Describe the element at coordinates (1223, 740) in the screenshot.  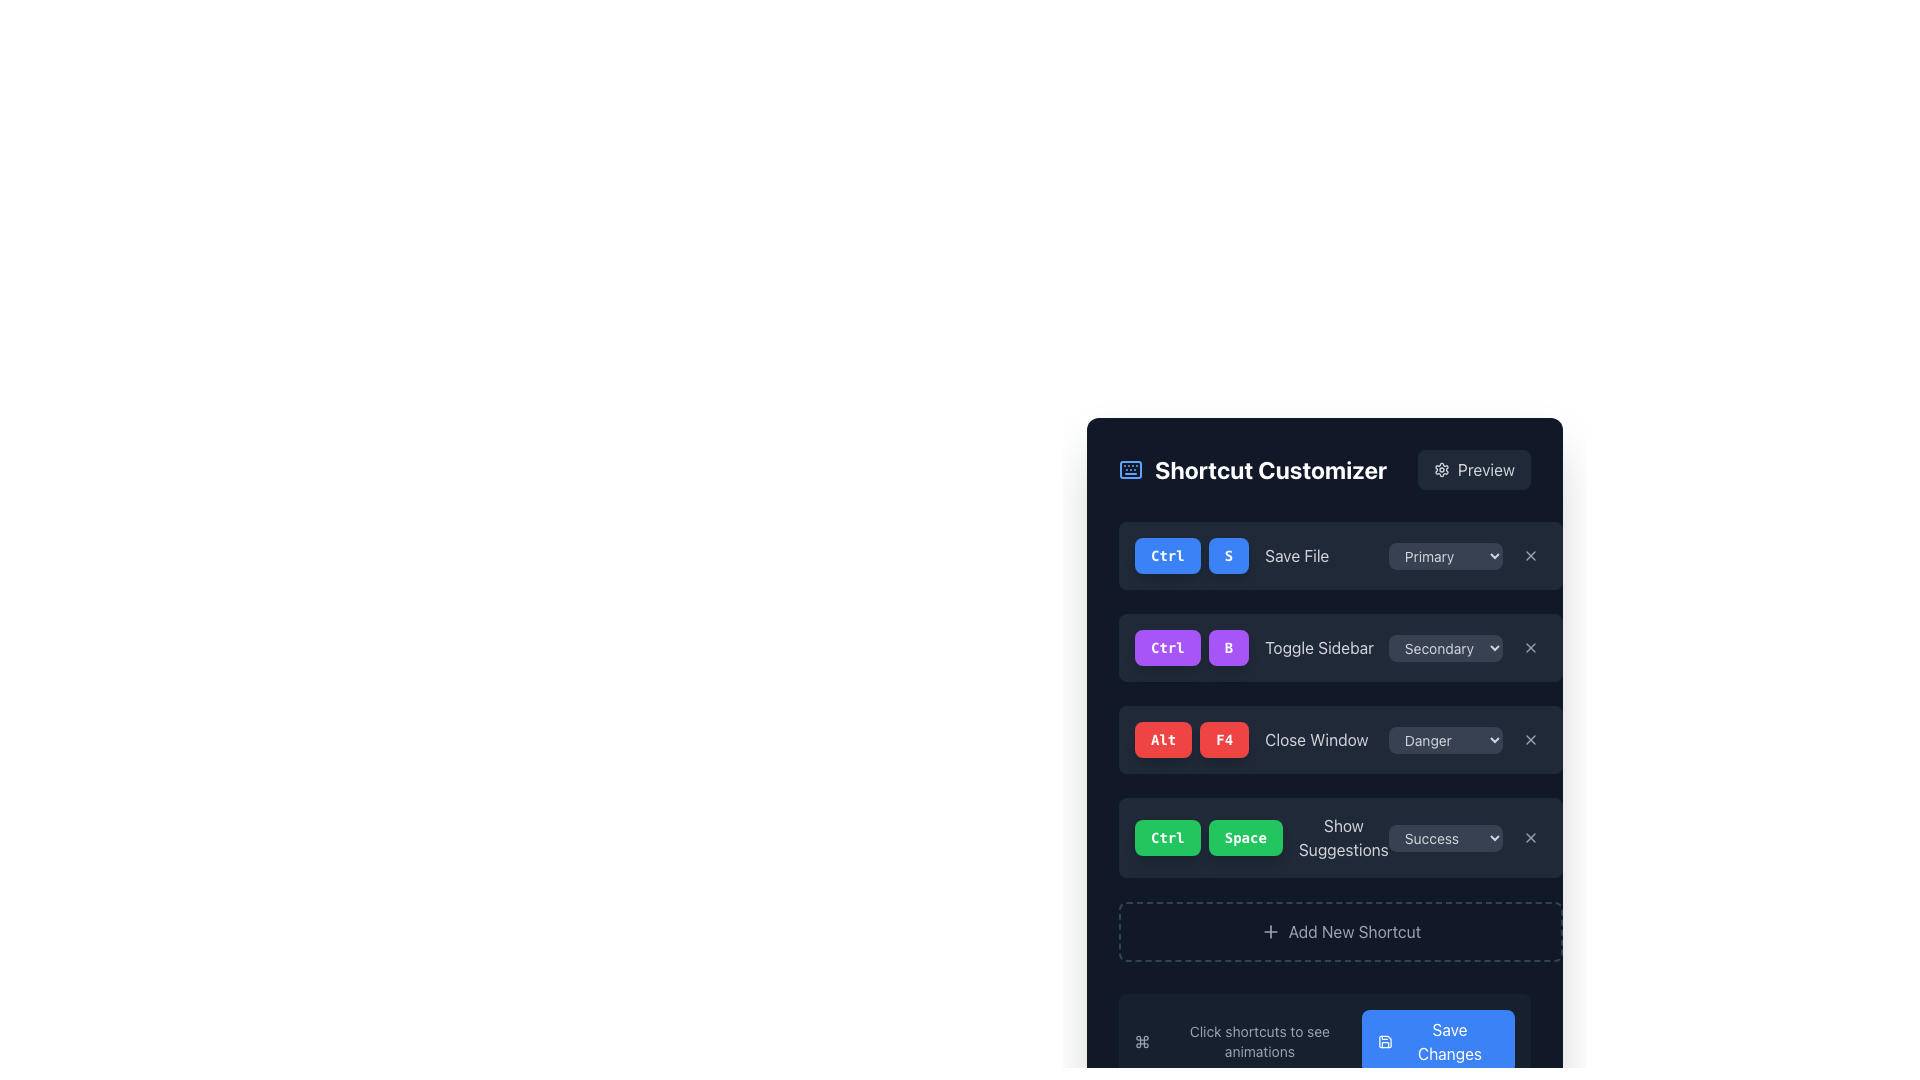
I see `the 'F4' button in the shortcut customization interface` at that location.